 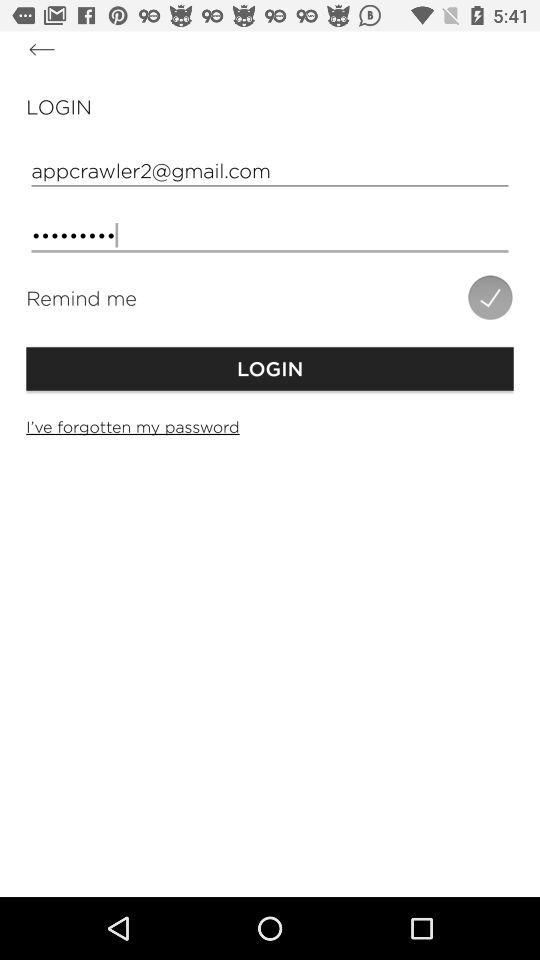 I want to click on appcrawler2@gmail.com, so click(x=270, y=169).